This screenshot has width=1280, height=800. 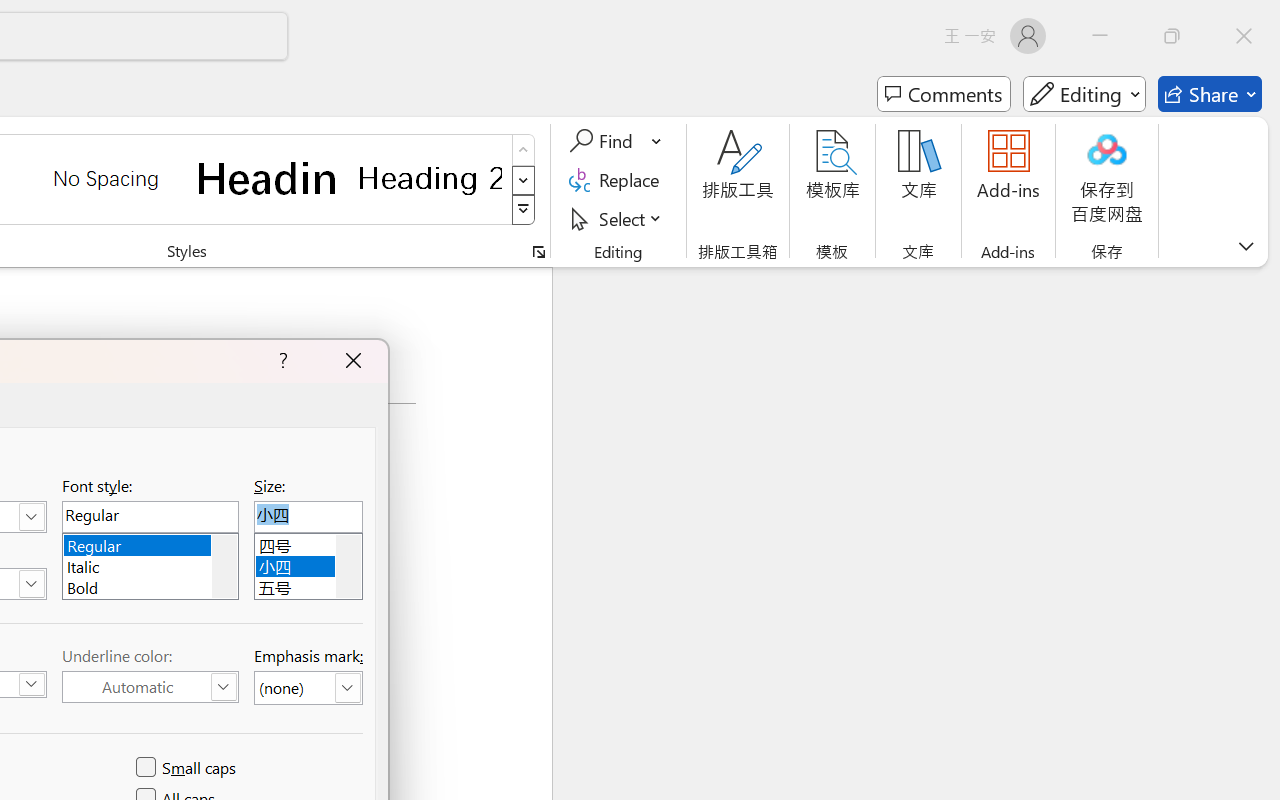 I want to click on 'Replace...', so click(x=616, y=179).